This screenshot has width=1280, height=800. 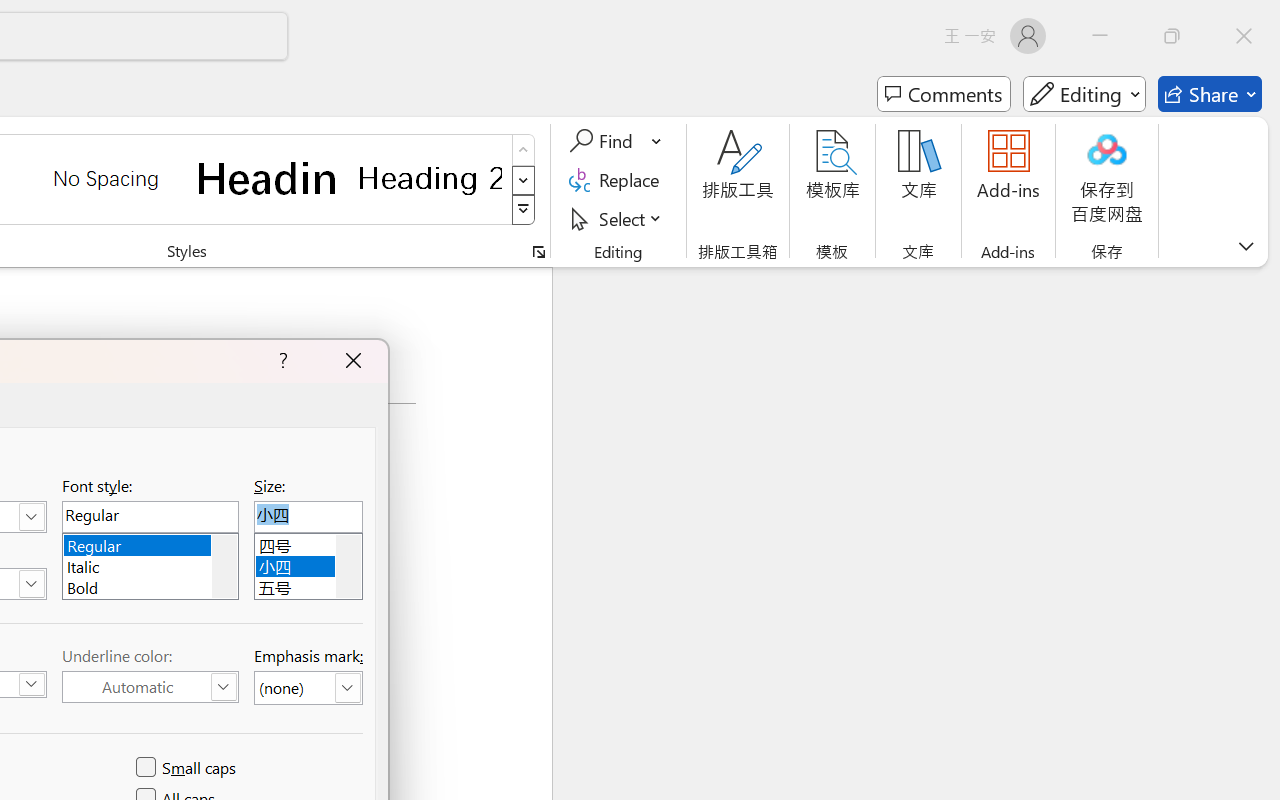 I want to click on 'Replace...', so click(x=616, y=179).